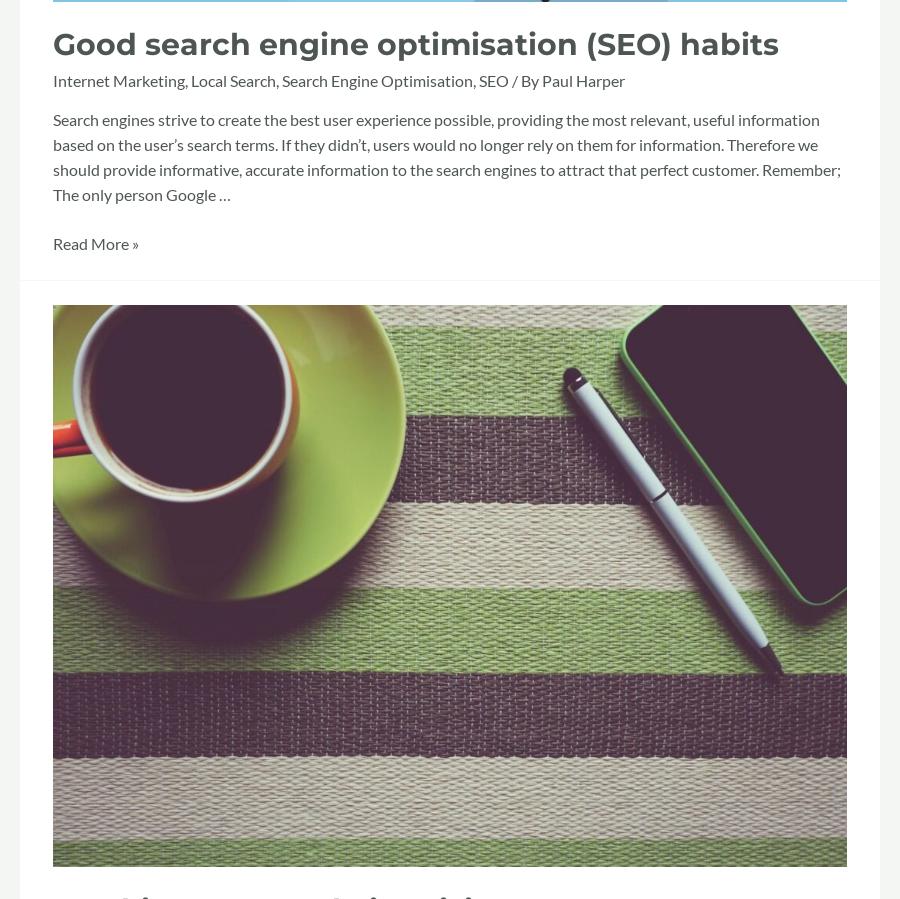  What do you see at coordinates (377, 79) in the screenshot?
I see `'Search Engine Optimisation'` at bounding box center [377, 79].